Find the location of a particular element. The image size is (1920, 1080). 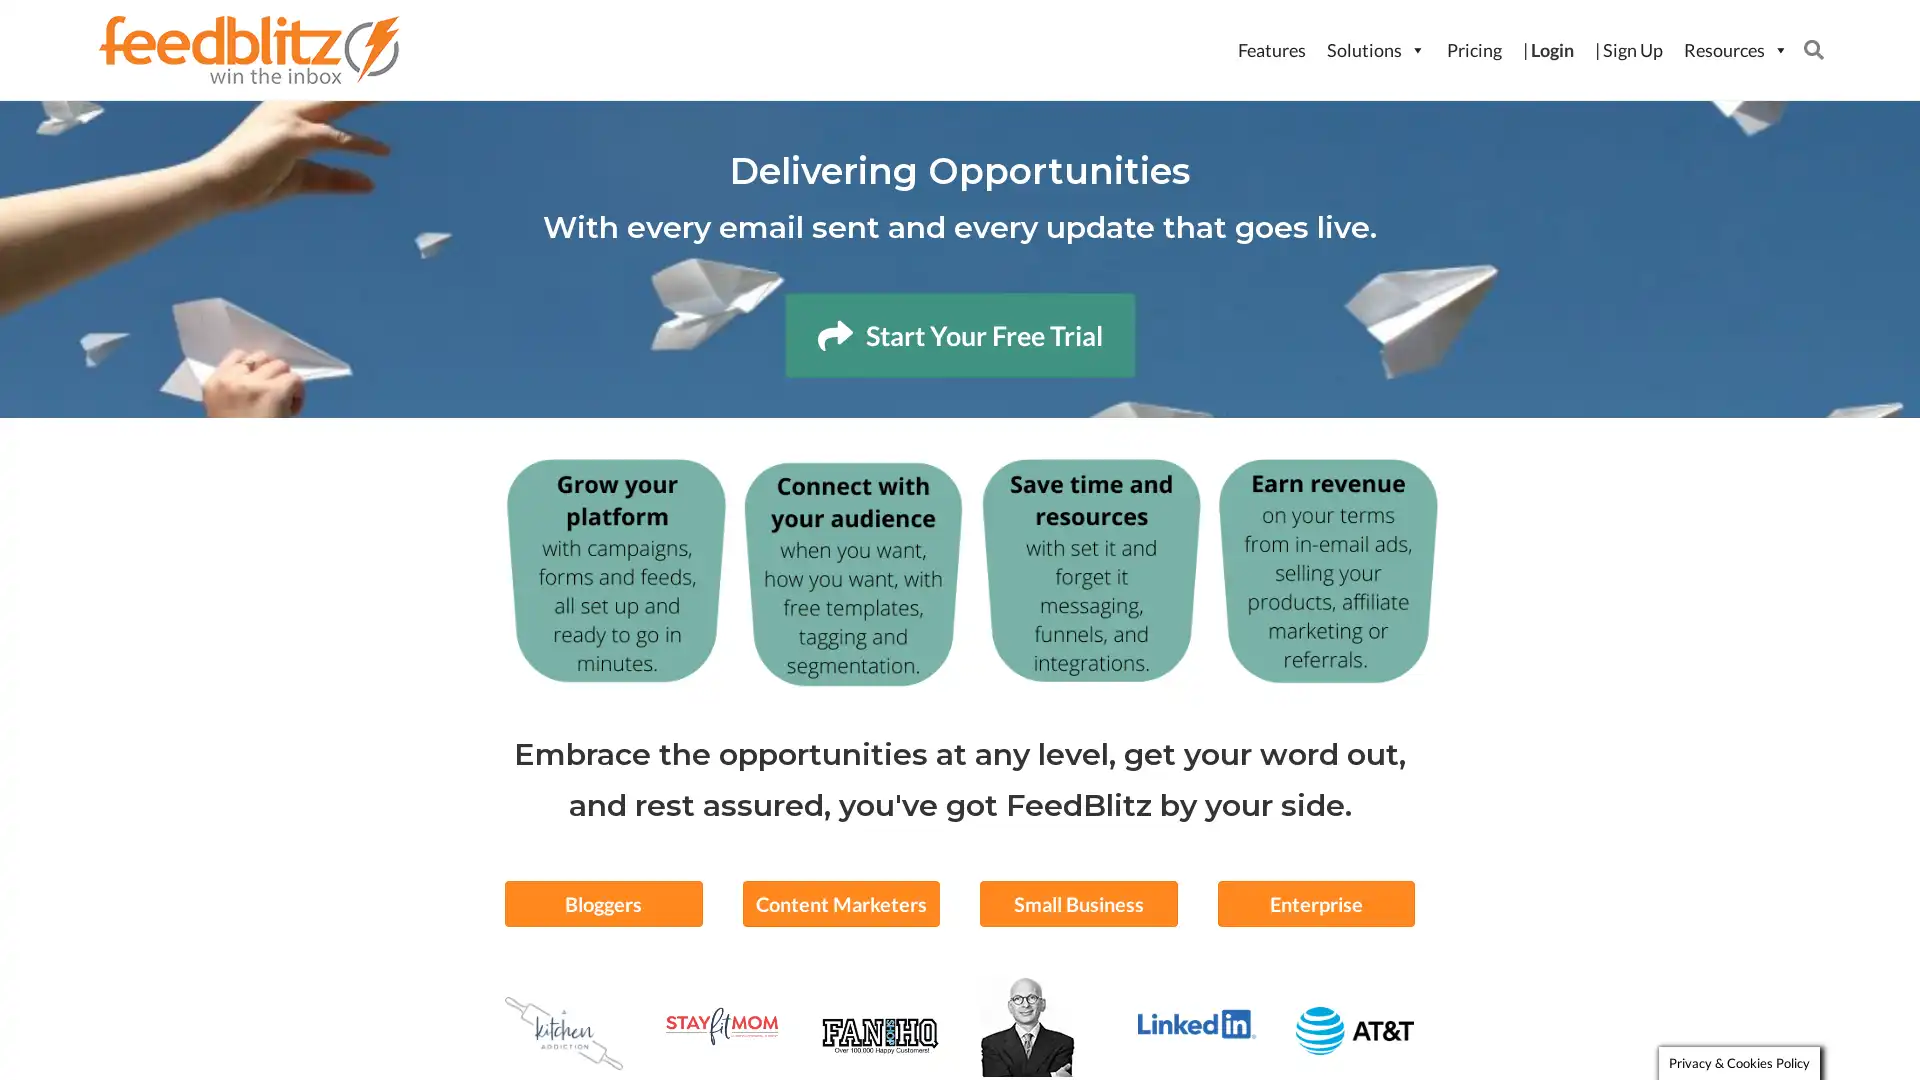

Enterprise is located at coordinates (1315, 902).